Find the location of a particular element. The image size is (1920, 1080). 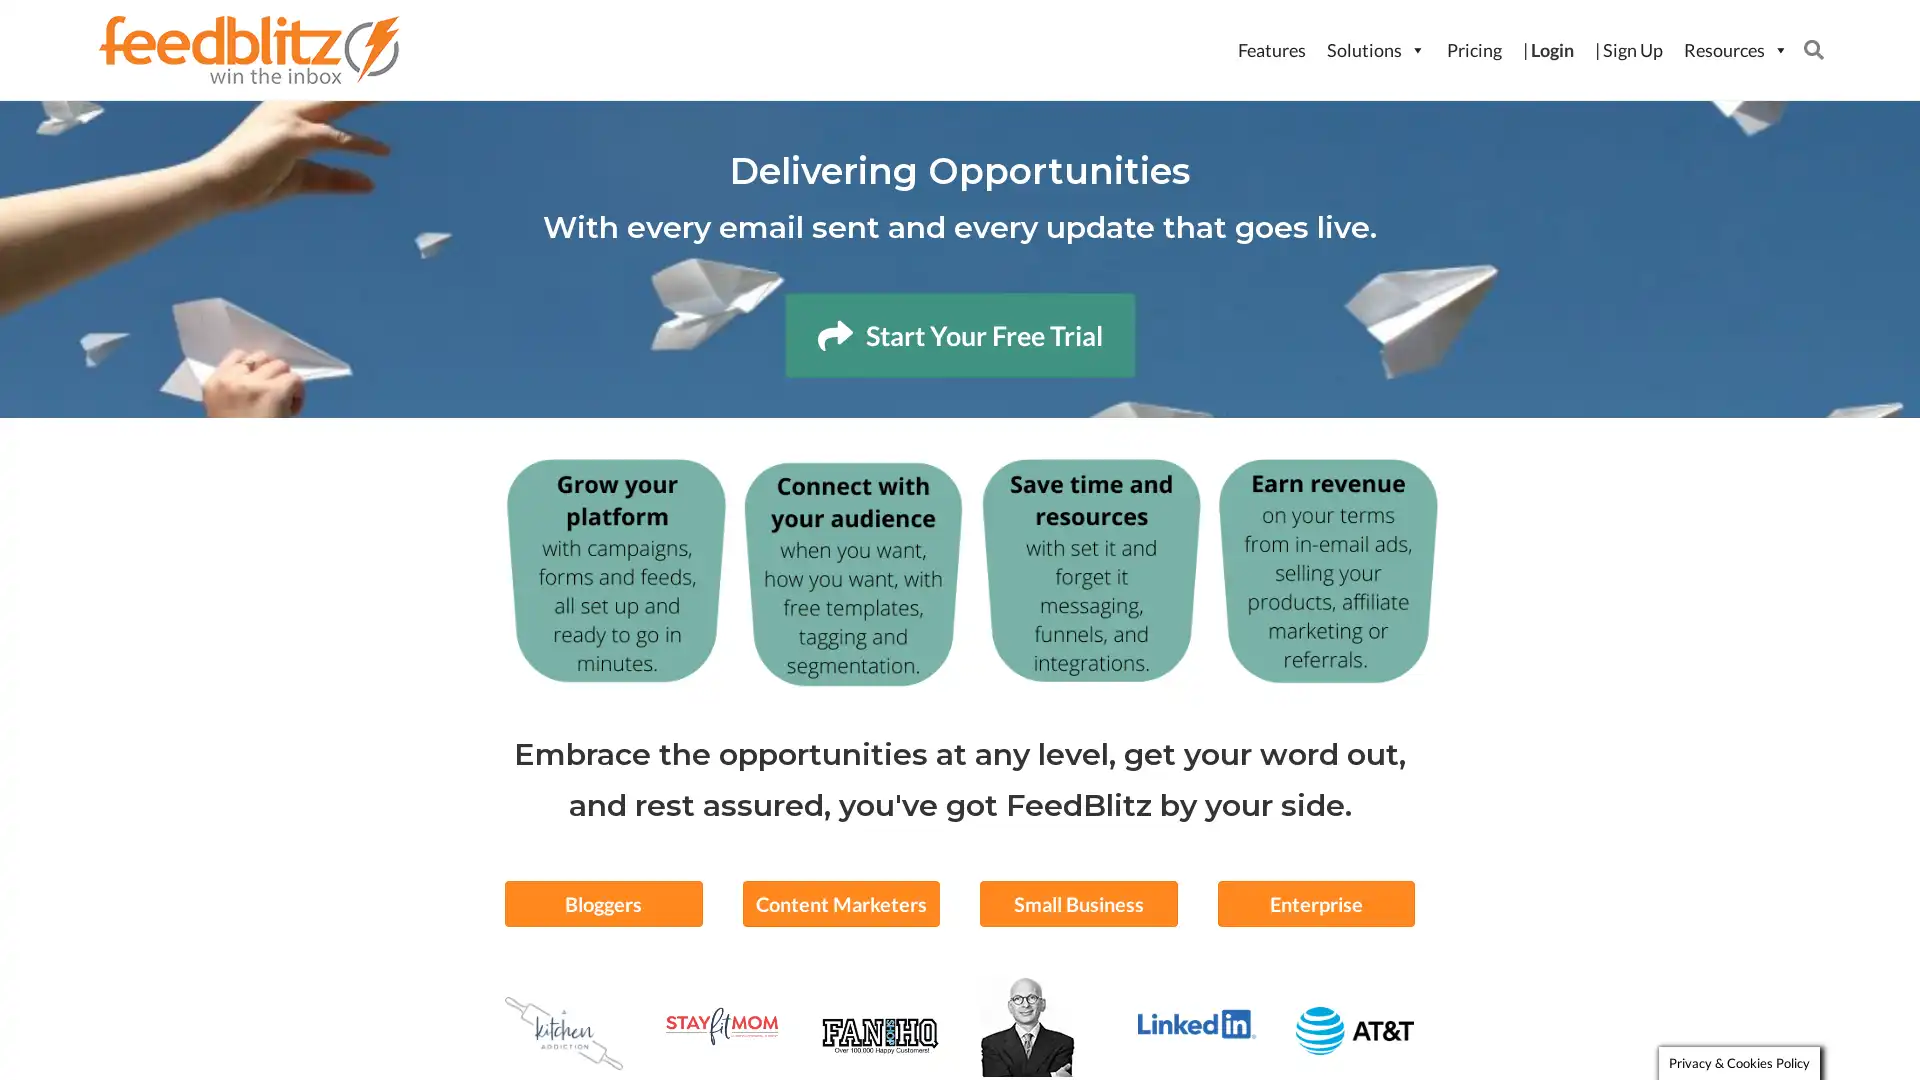

Enterprise is located at coordinates (1315, 902).